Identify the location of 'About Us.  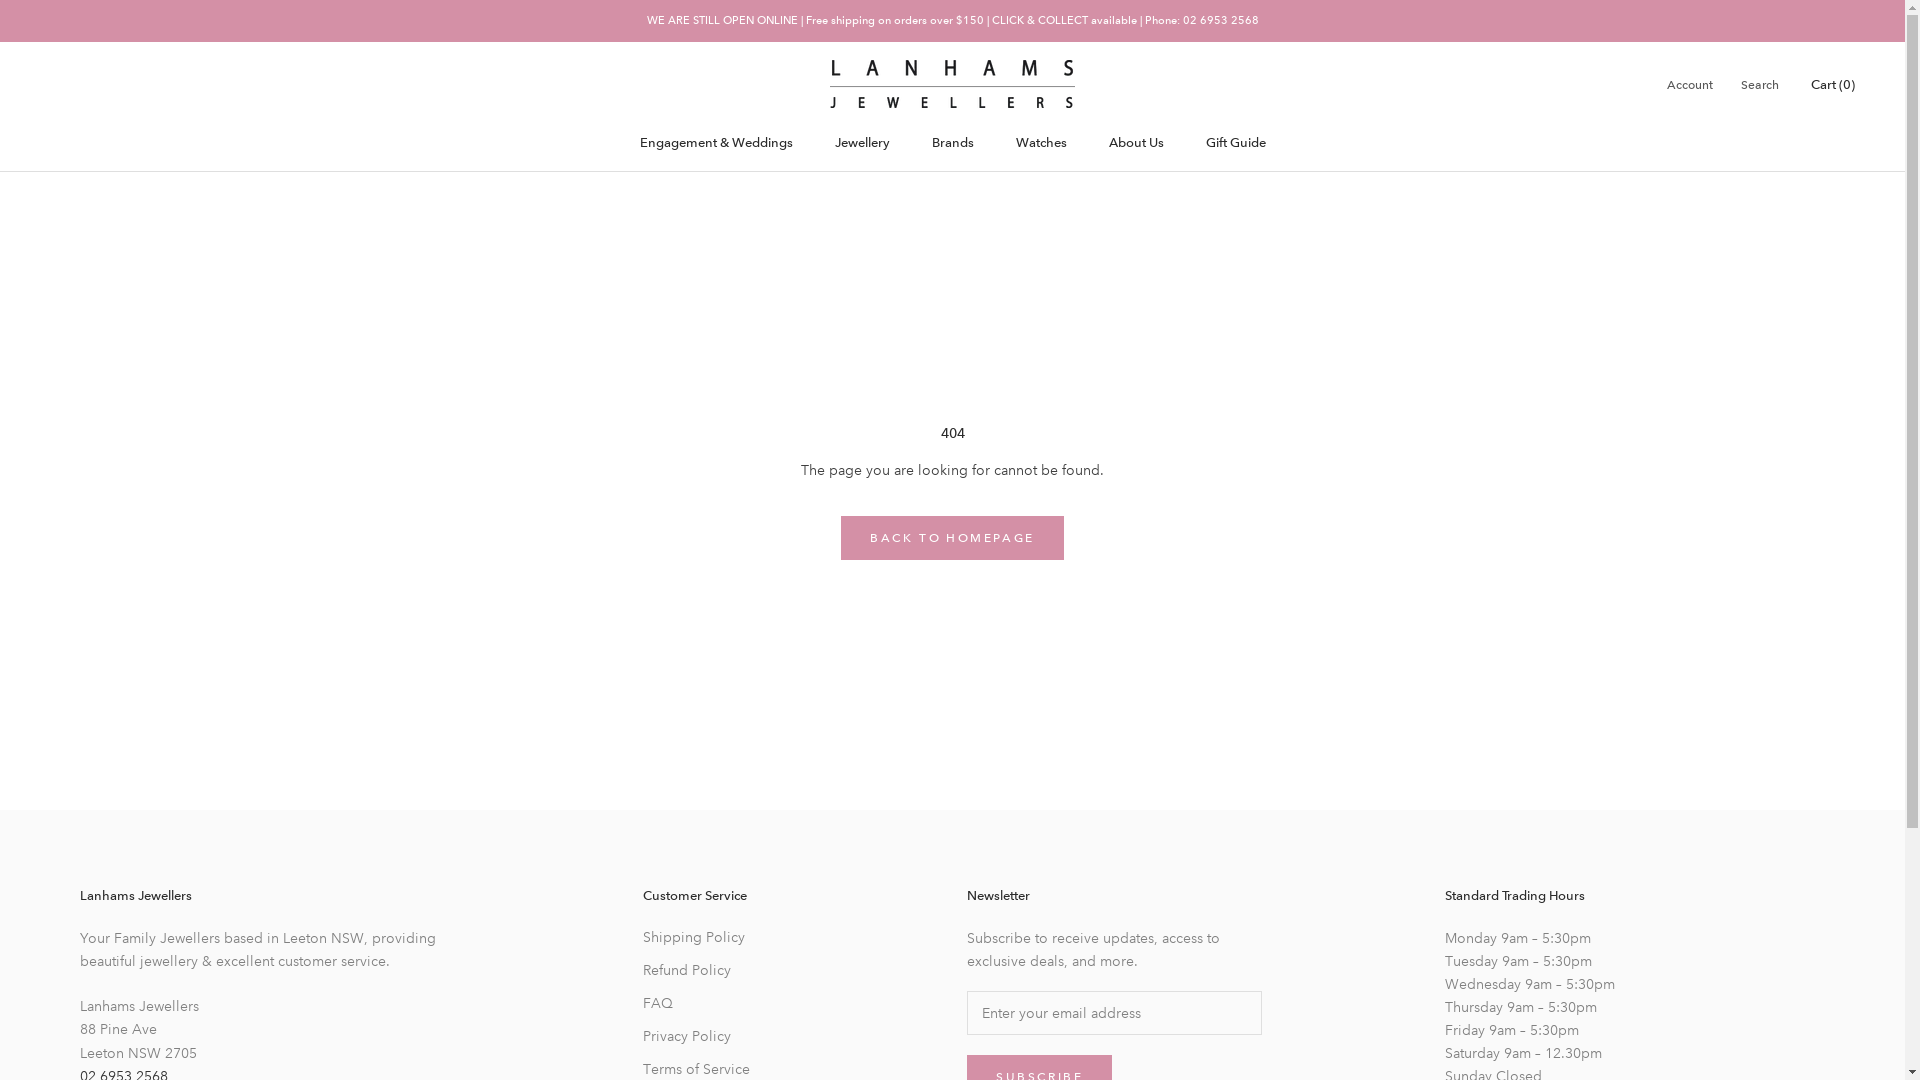
(1135, 141).